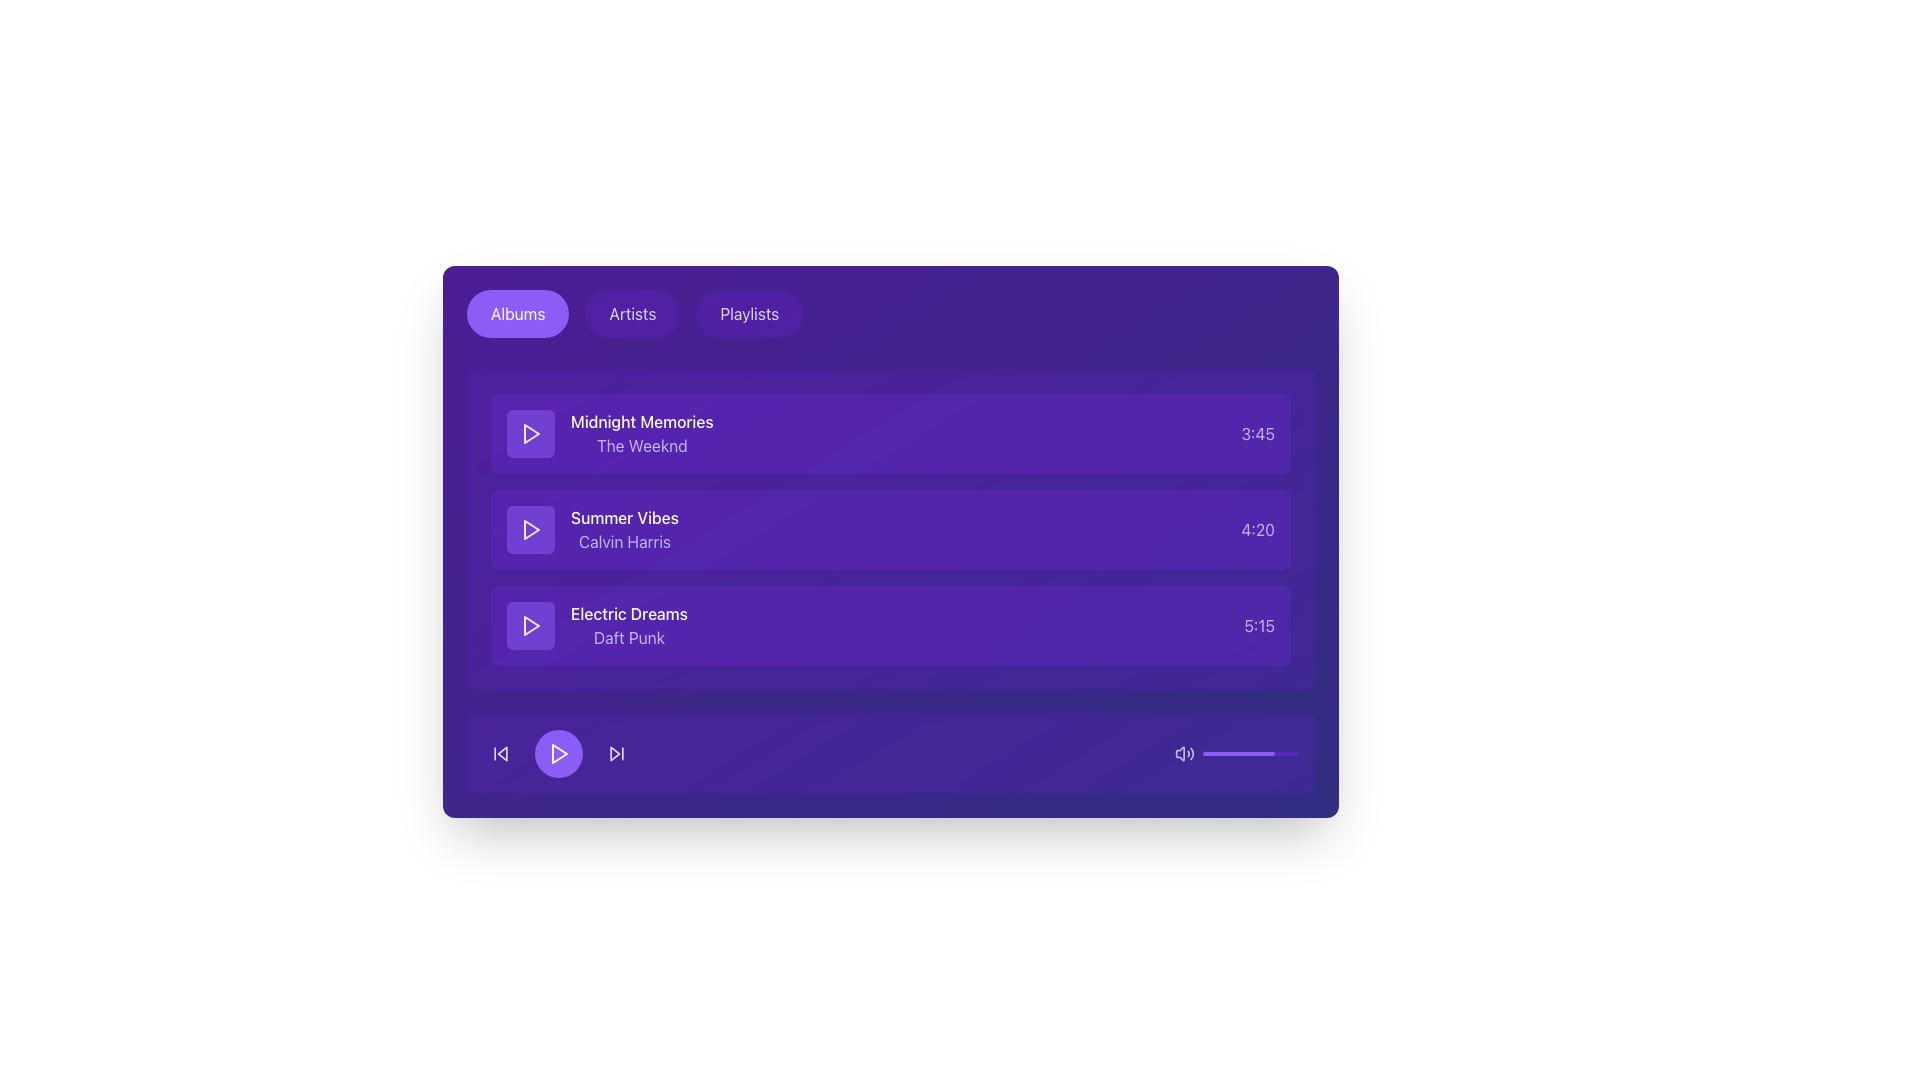 Image resolution: width=1920 pixels, height=1080 pixels. What do you see at coordinates (532, 528) in the screenshot?
I see `the second play button (Play Icon) for the track 'Summer Vibes' by Calvin Harris` at bounding box center [532, 528].